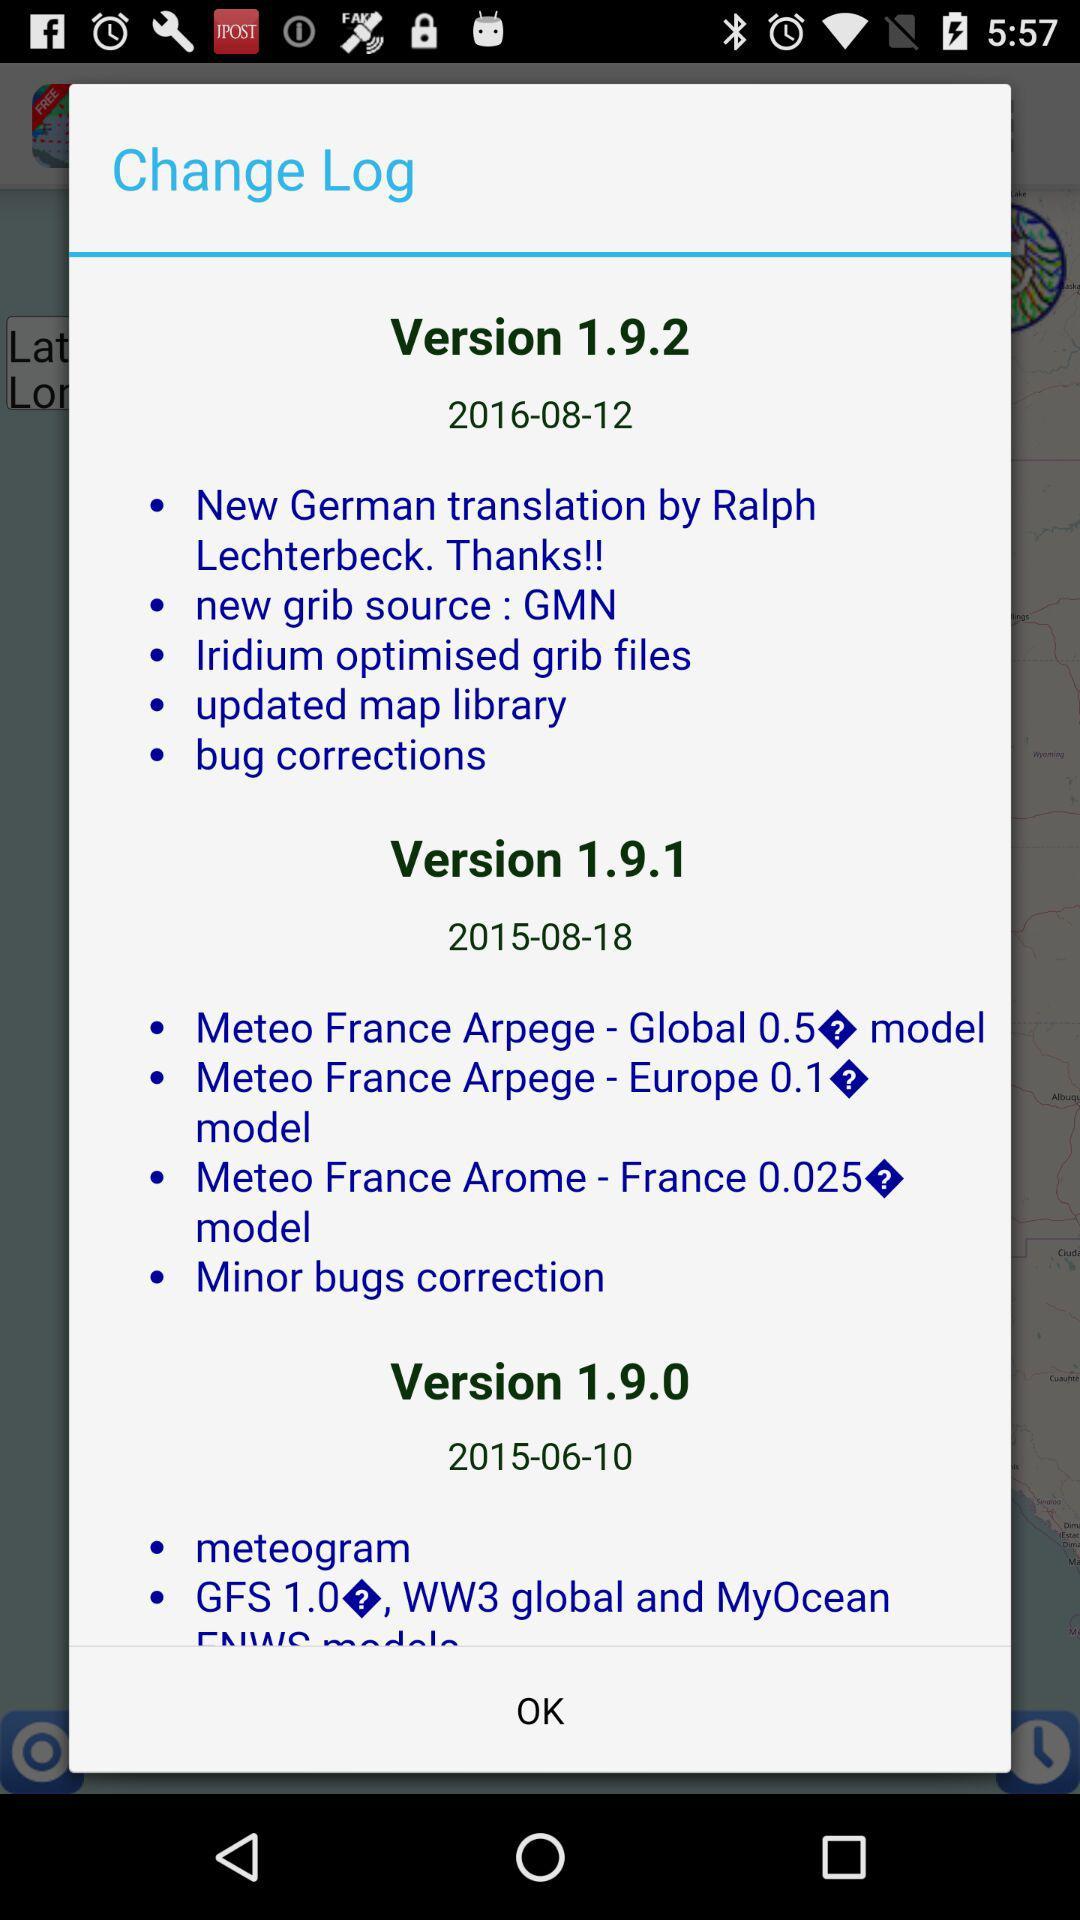 The image size is (1080, 1920). What do you see at coordinates (540, 950) in the screenshot?
I see `adventisment page` at bounding box center [540, 950].